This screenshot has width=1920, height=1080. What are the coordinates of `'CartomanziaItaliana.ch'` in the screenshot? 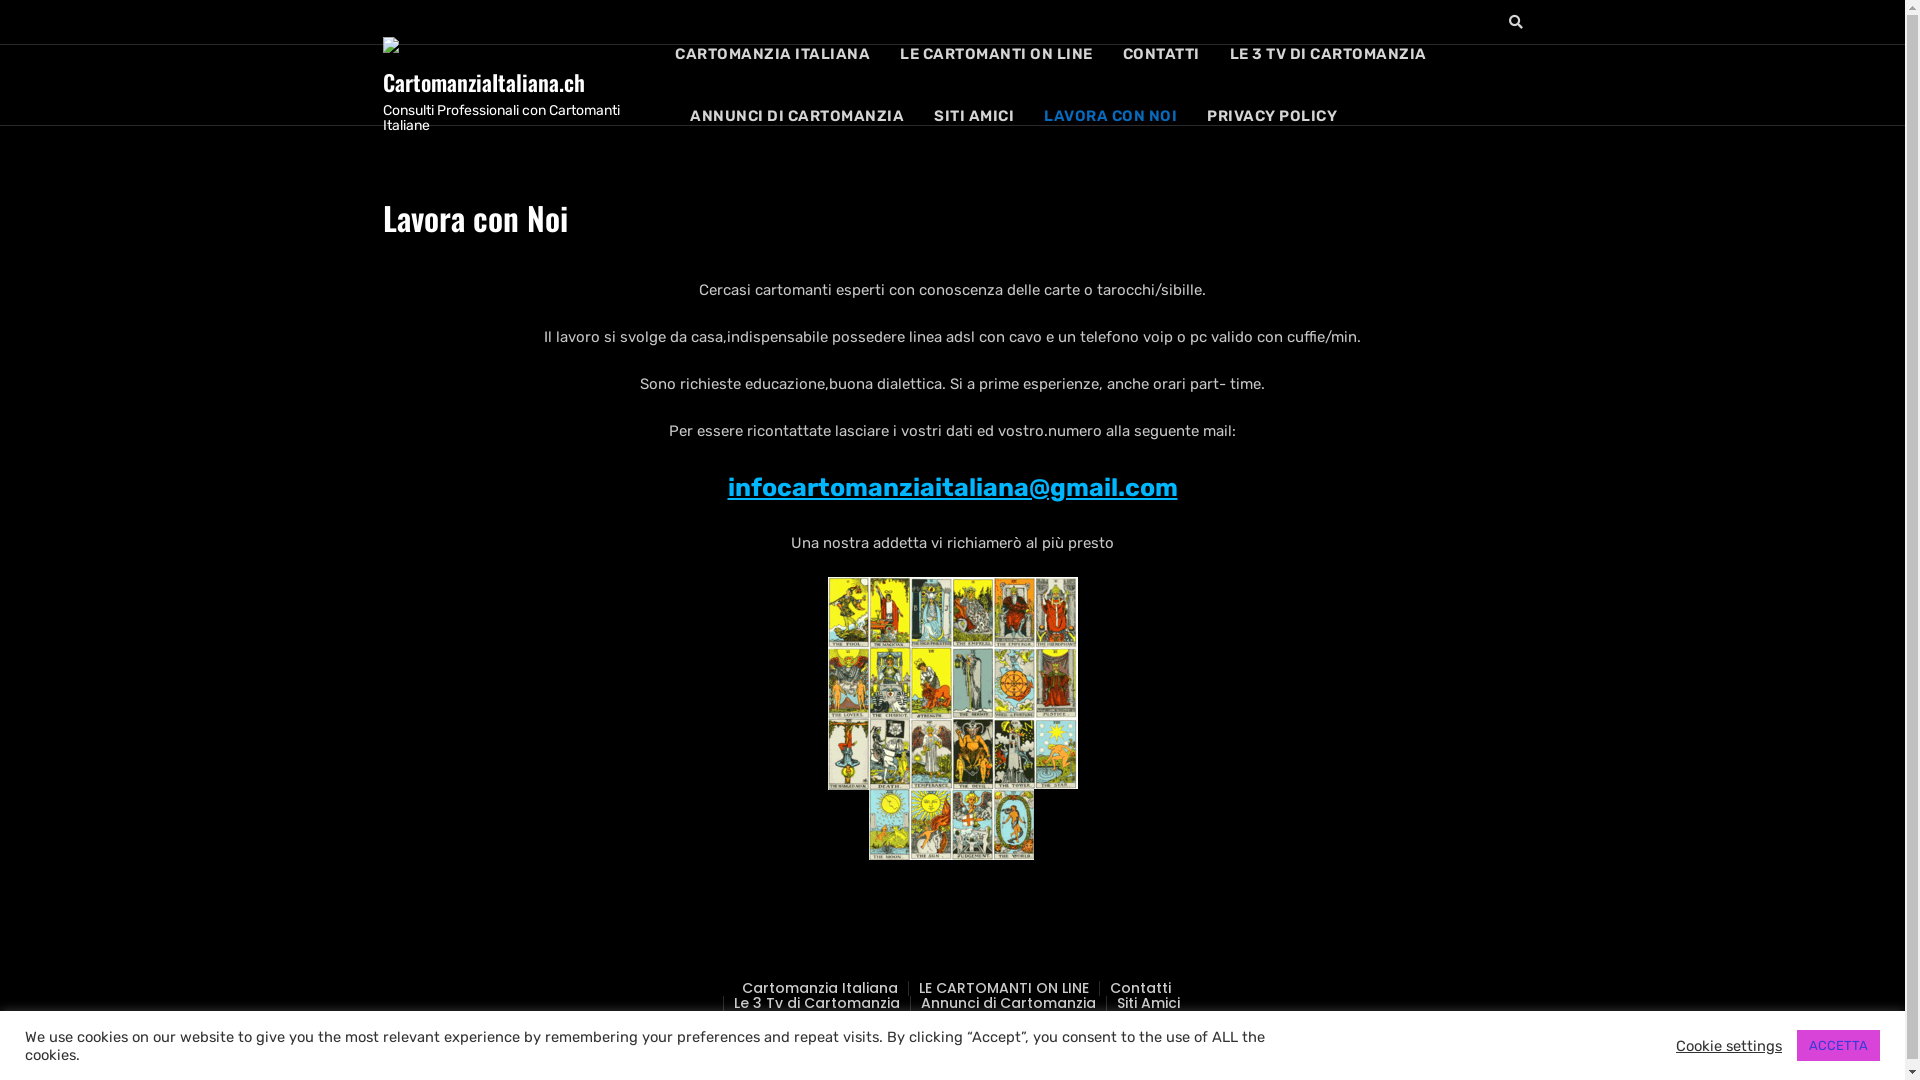 It's located at (483, 80).